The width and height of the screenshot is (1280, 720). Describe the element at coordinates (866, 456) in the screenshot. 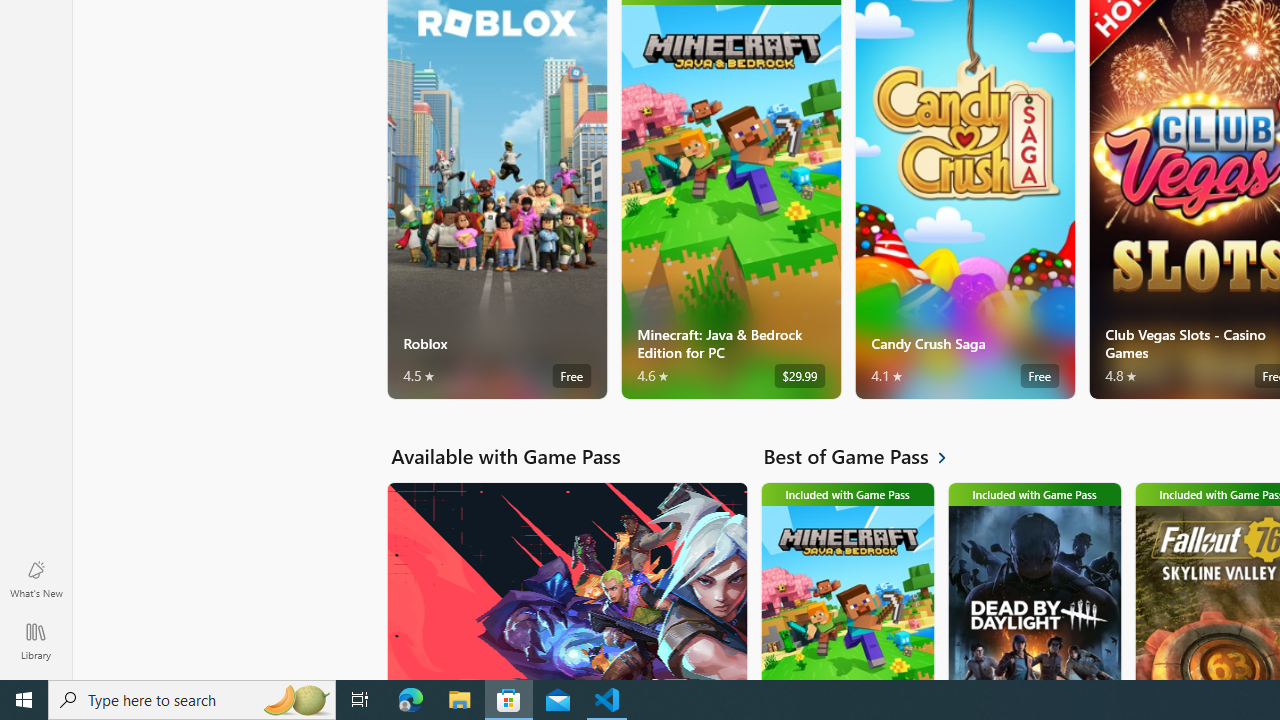

I see `'See all  Best of Game Pass'` at that location.